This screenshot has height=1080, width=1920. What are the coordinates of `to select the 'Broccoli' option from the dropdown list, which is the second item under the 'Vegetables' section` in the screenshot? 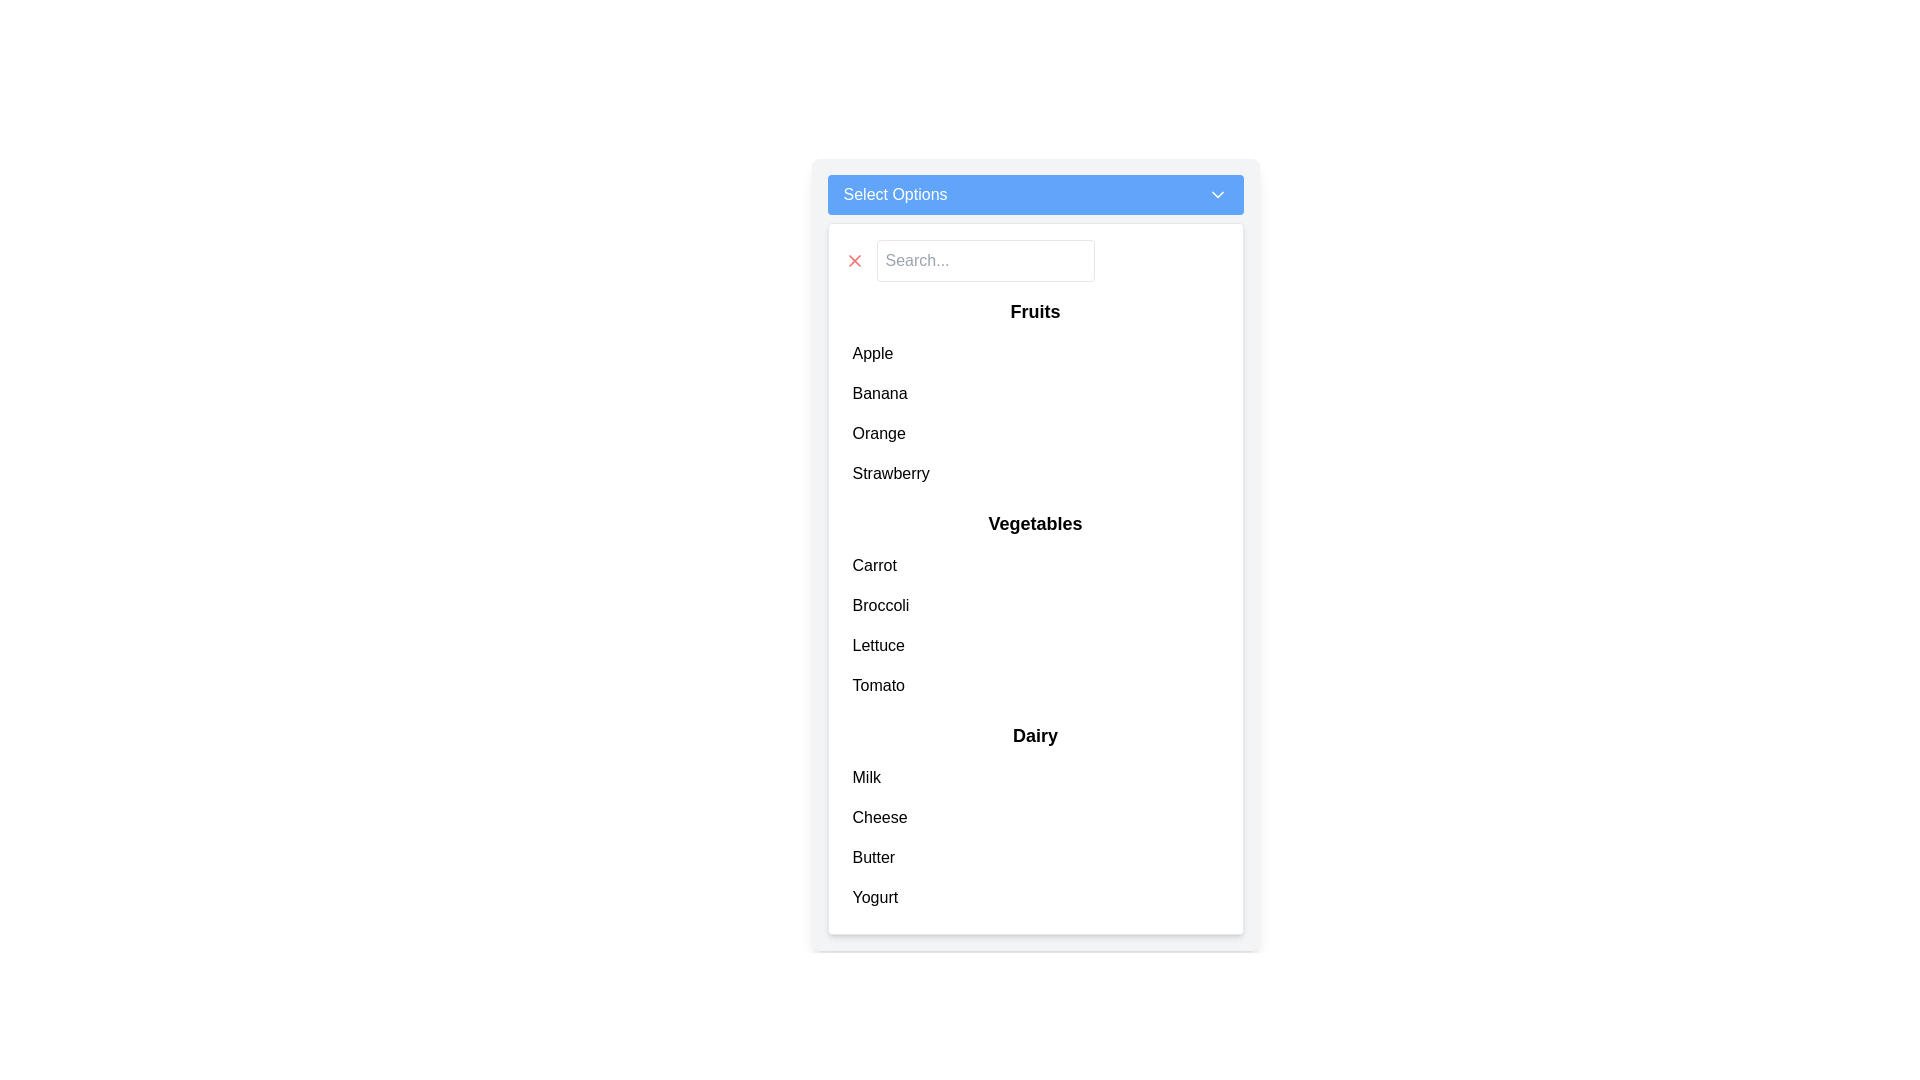 It's located at (1035, 604).